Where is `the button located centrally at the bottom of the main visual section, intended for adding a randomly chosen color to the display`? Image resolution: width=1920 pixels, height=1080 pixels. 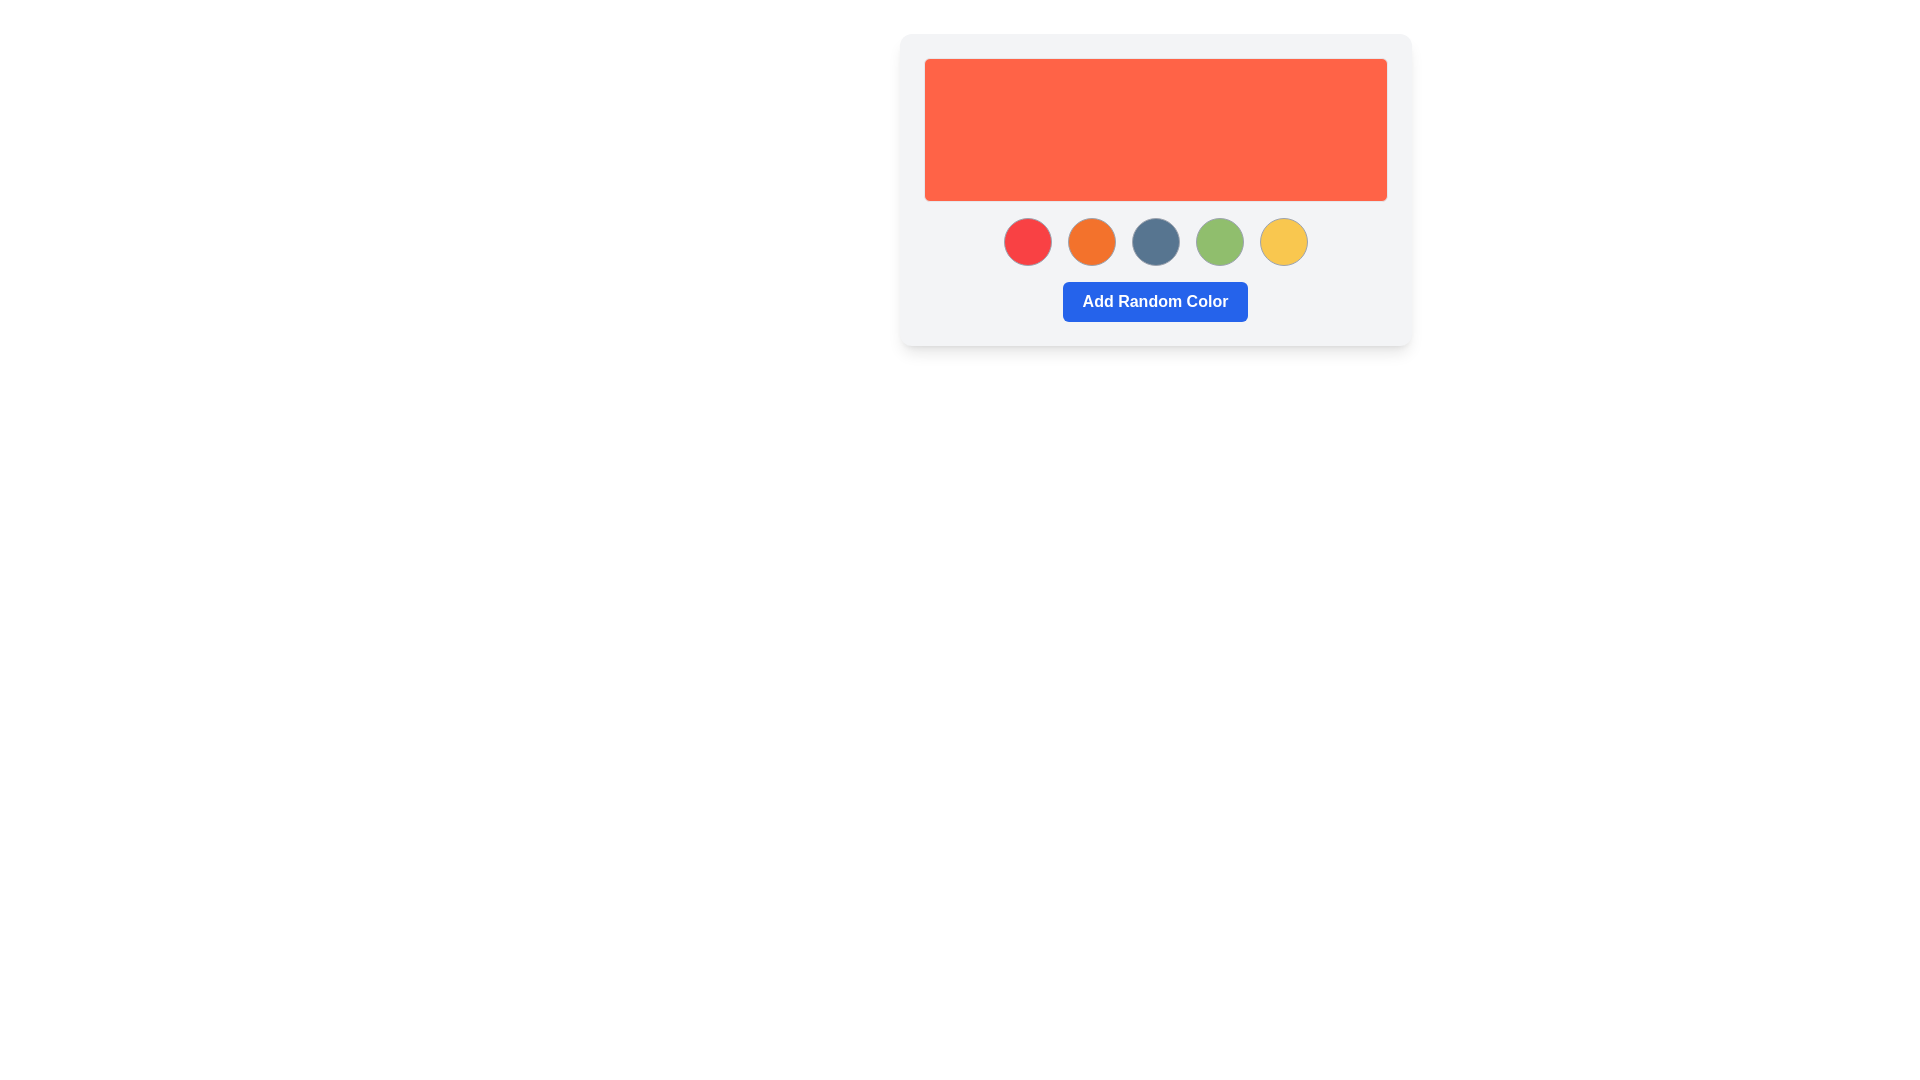 the button located centrally at the bottom of the main visual section, intended for adding a randomly chosen color to the display is located at coordinates (1155, 301).